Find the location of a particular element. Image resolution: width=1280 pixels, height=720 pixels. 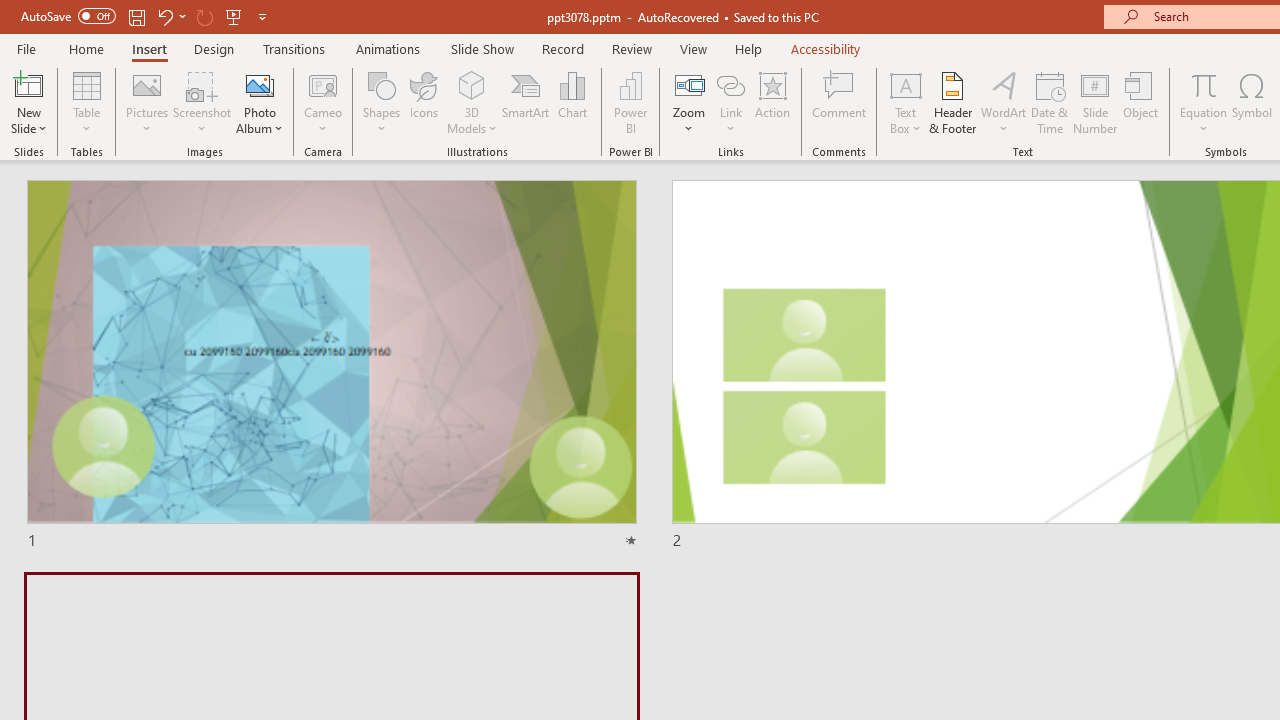

'Link' is located at coordinates (730, 84).